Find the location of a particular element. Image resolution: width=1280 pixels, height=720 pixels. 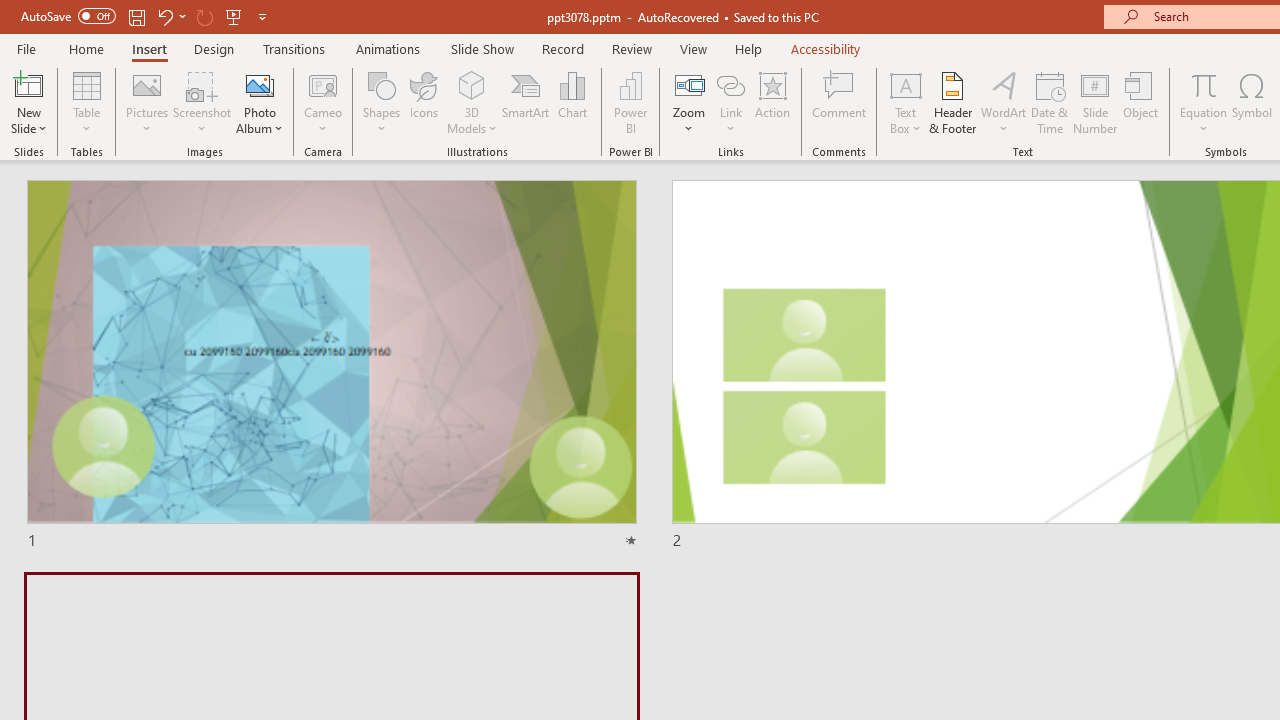

'Link' is located at coordinates (730, 84).